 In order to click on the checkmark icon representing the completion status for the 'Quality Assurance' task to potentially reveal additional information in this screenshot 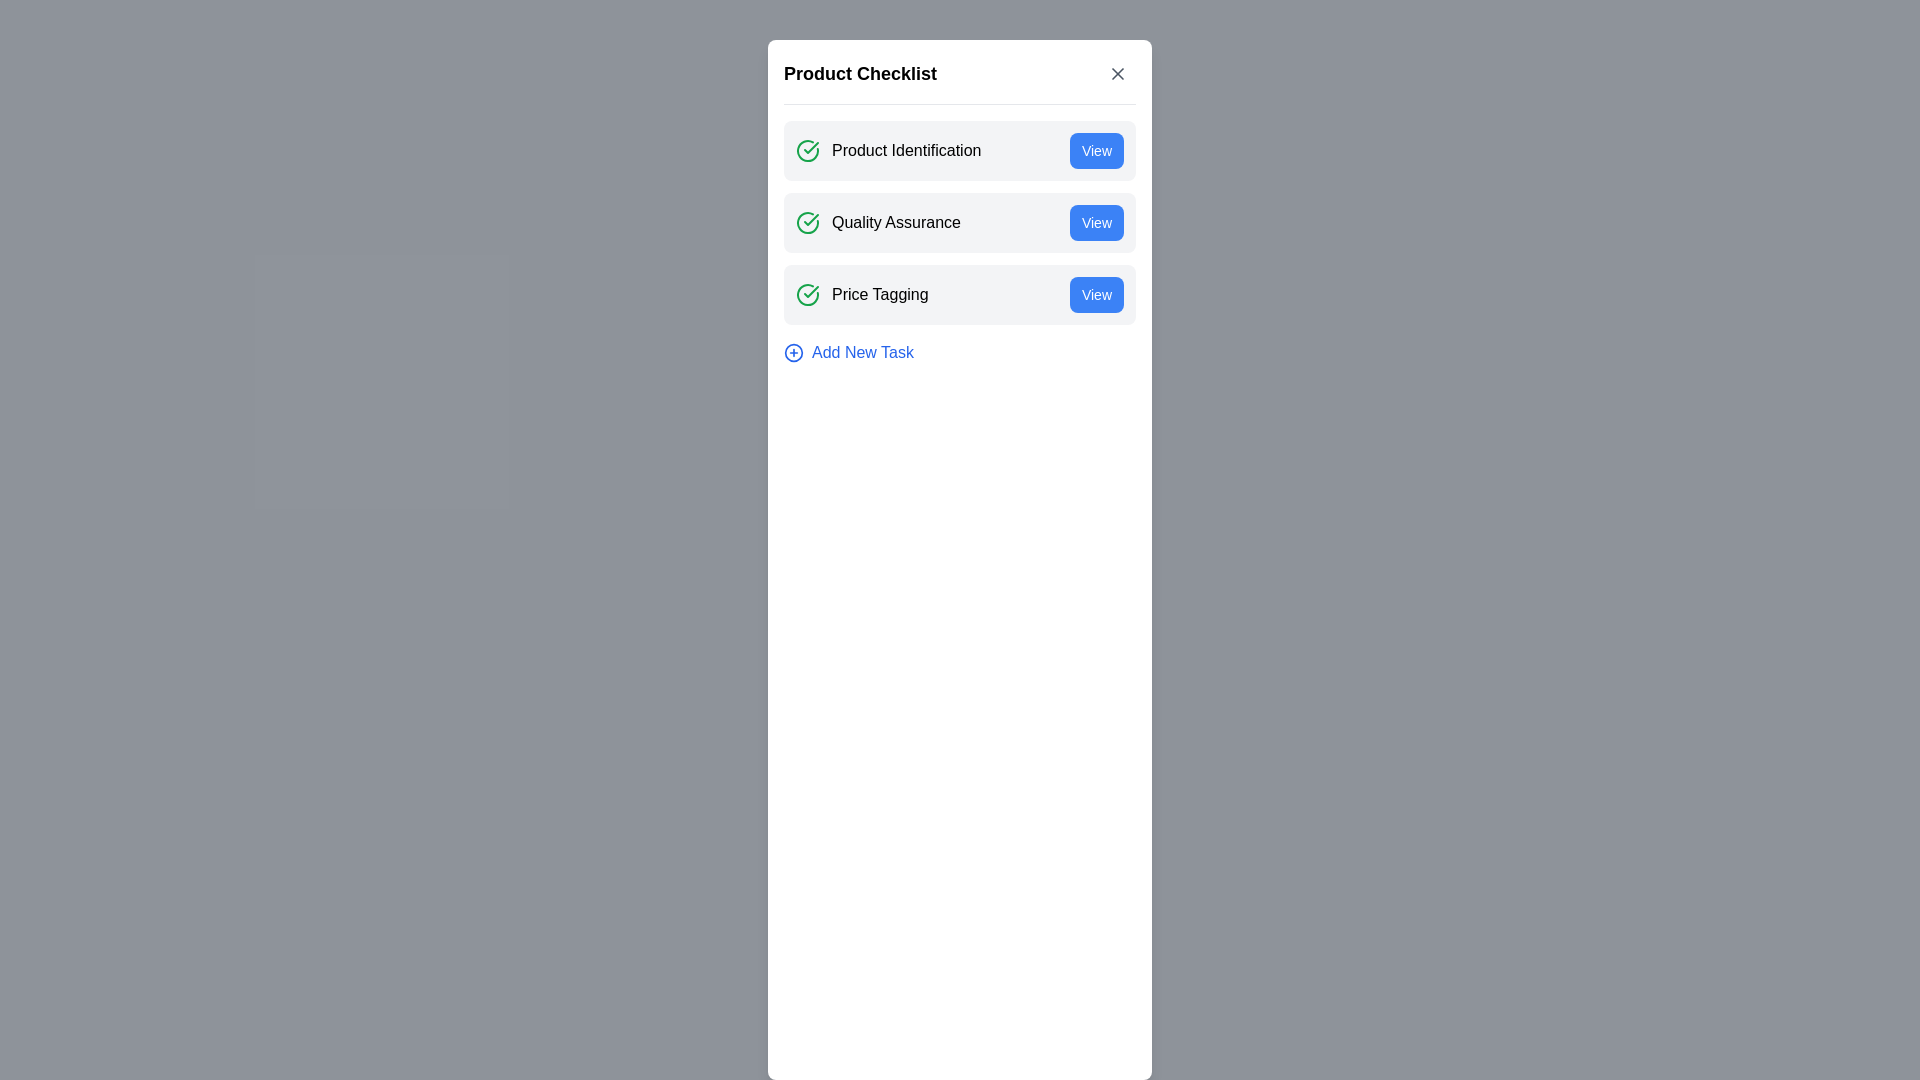, I will do `click(811, 146)`.